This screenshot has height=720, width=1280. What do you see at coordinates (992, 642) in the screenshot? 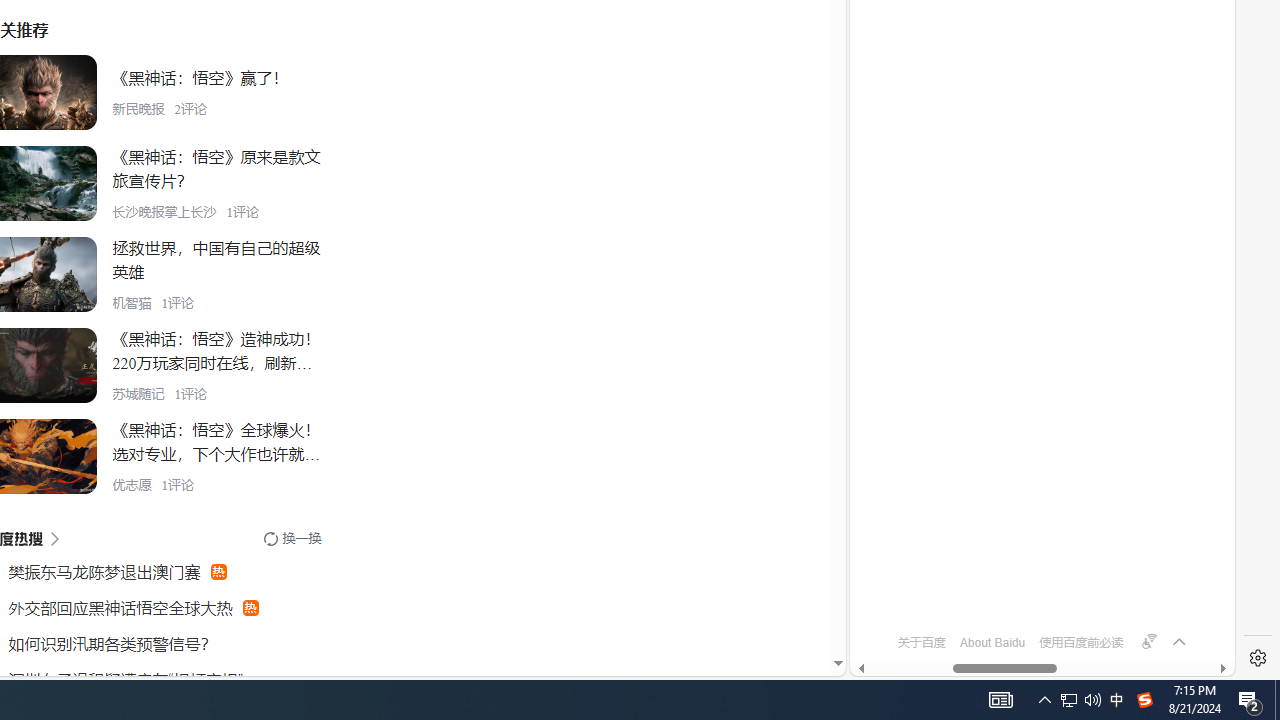
I see `'About Baidu'` at bounding box center [992, 642].